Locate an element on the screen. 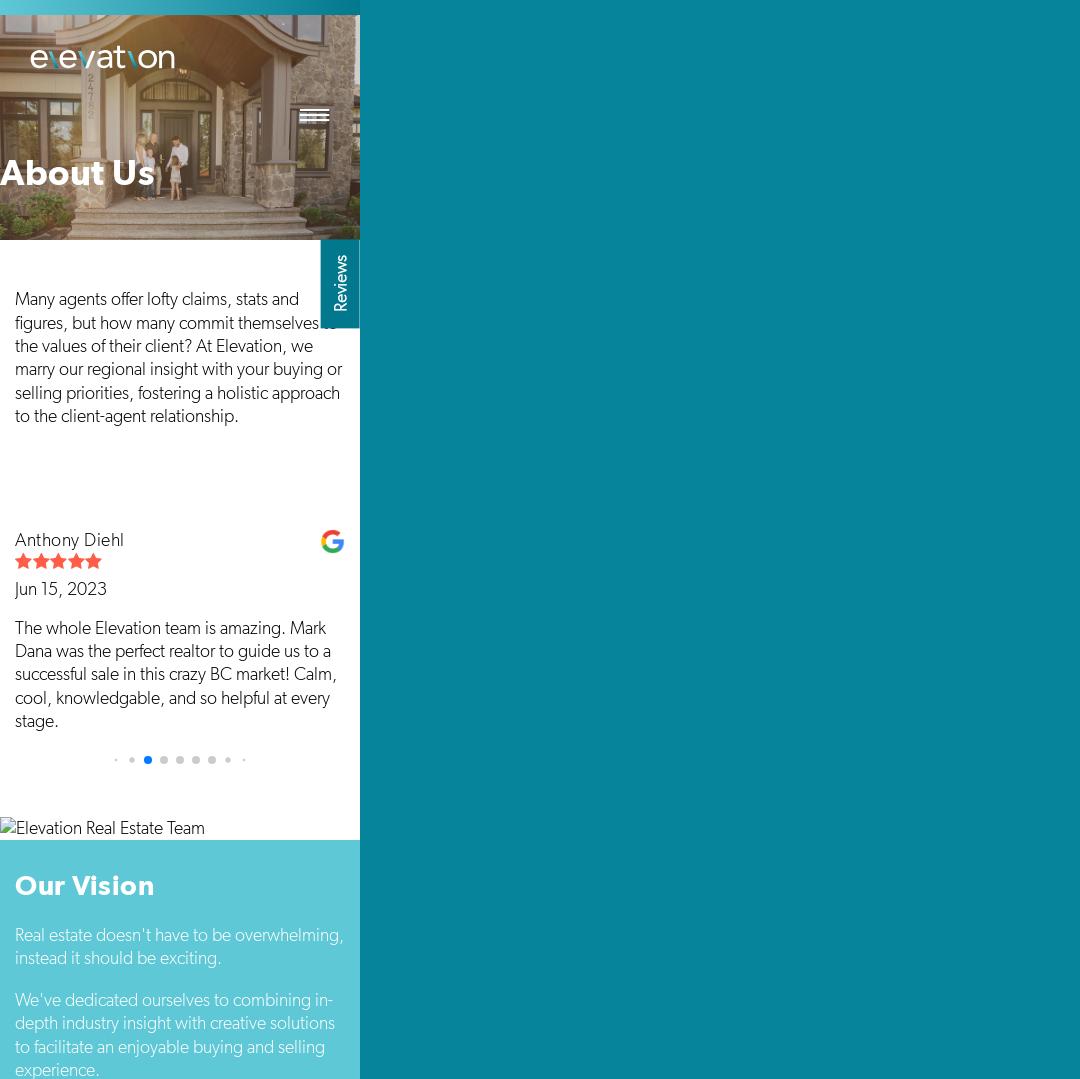 The height and width of the screenshot is (1079, 1080). 'Jun 15, 2023' is located at coordinates (60, 589).